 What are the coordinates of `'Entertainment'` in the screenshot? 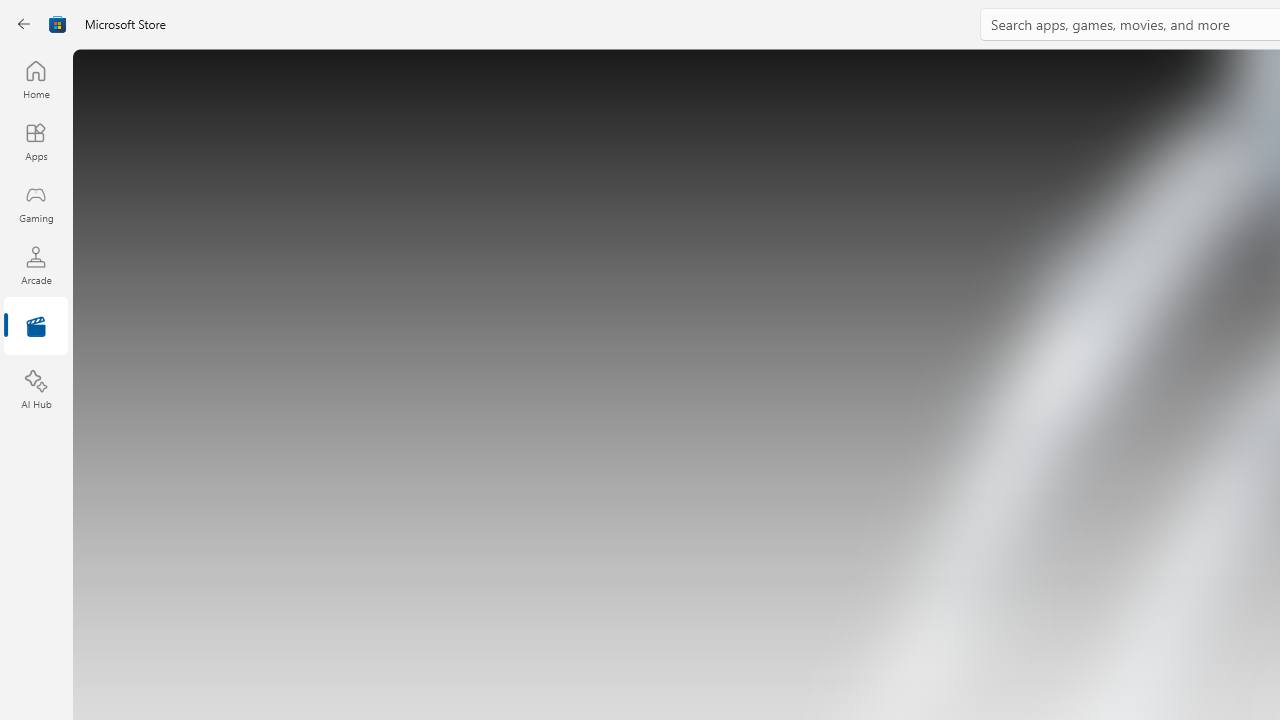 It's located at (35, 326).